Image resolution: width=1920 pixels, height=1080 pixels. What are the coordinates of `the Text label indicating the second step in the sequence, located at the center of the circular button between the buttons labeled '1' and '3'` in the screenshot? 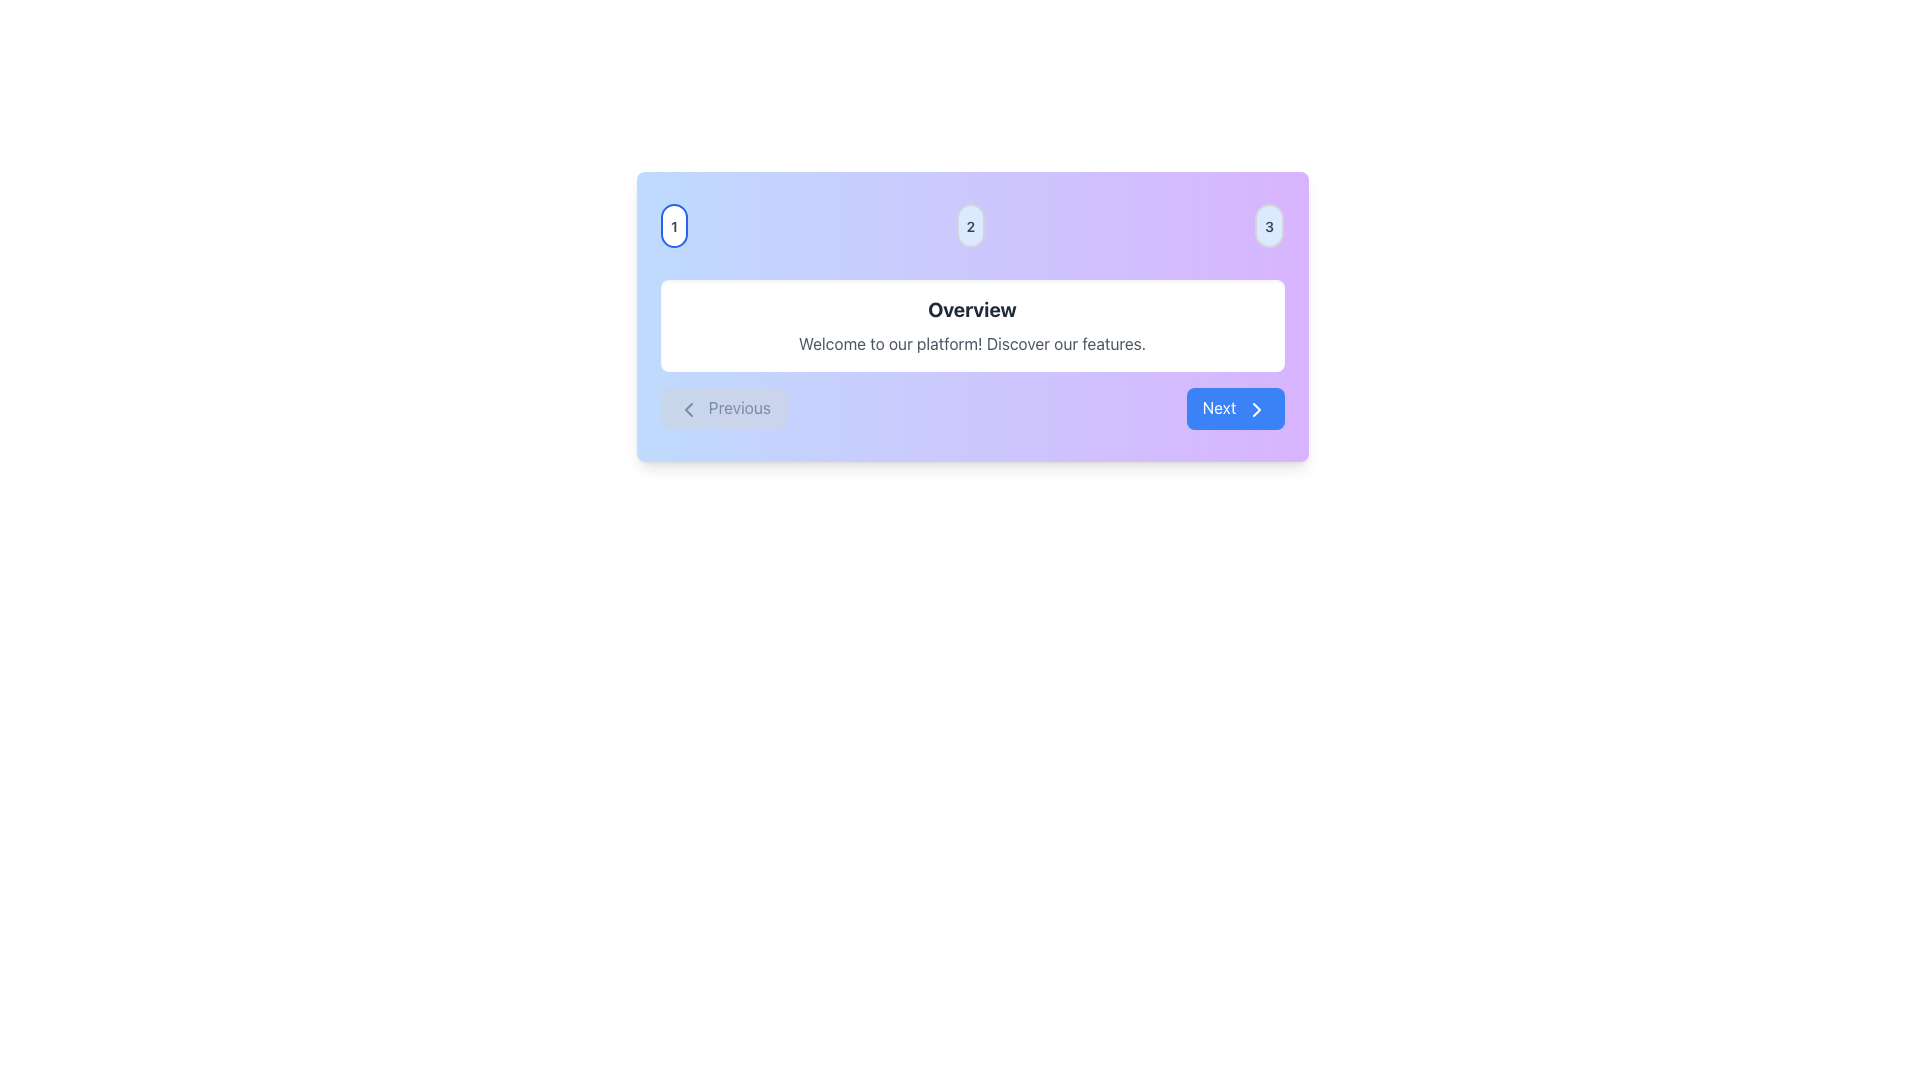 It's located at (971, 225).